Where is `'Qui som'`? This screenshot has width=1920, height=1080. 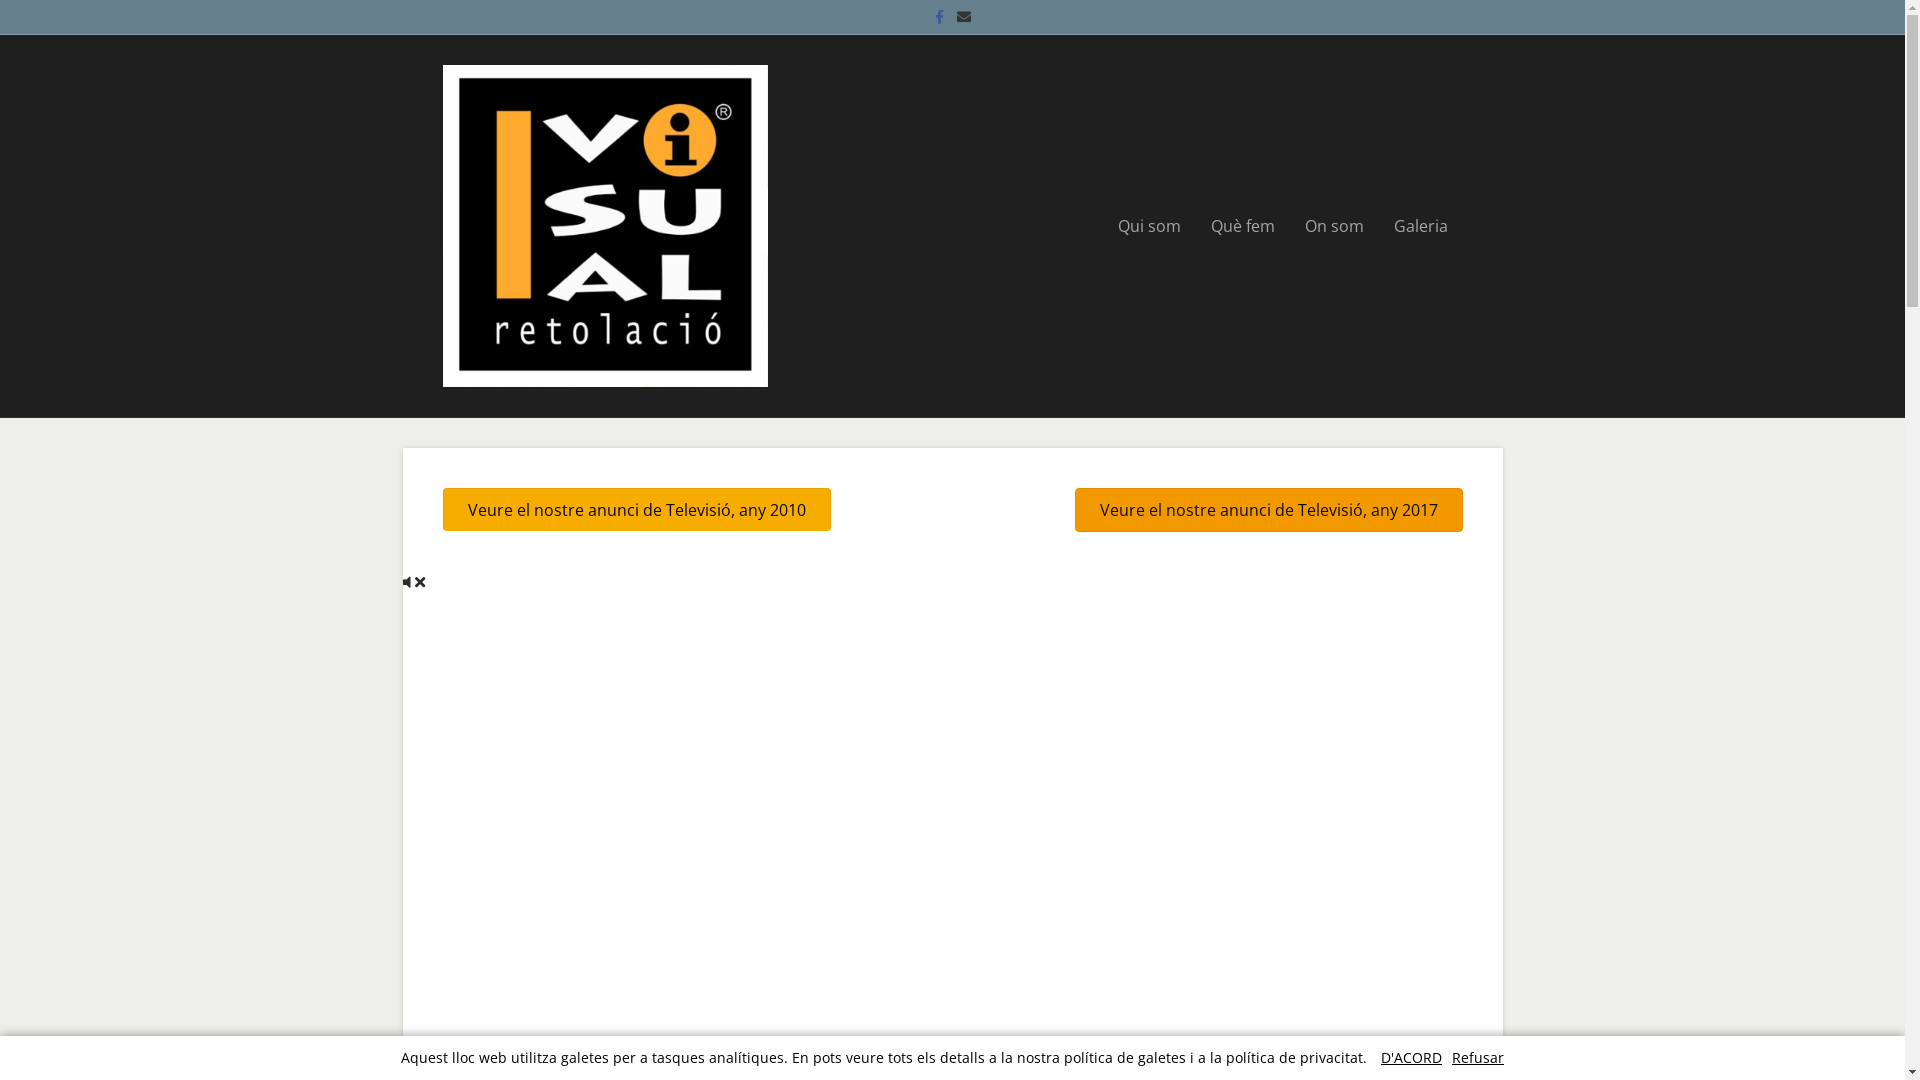
'Qui som' is located at coordinates (1148, 225).